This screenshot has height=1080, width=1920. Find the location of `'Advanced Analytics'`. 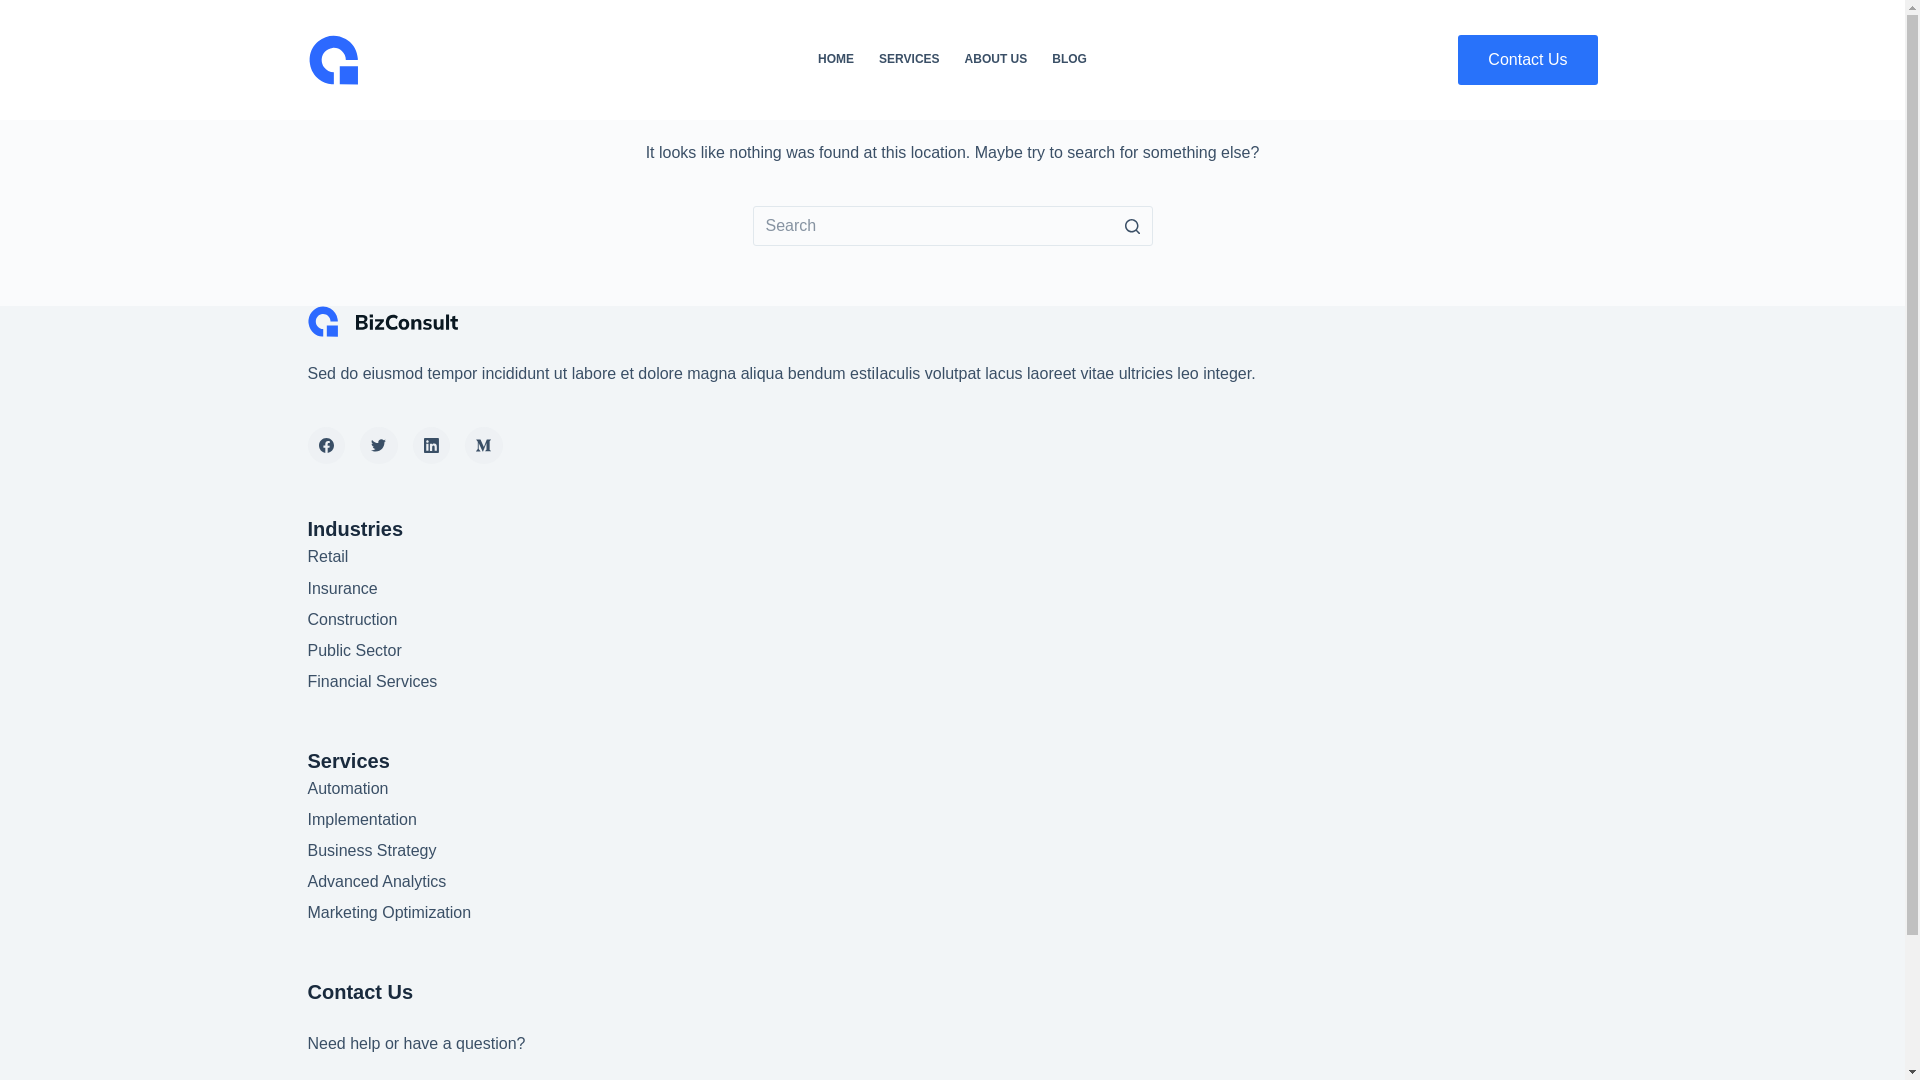

'Advanced Analytics' is located at coordinates (306, 880).